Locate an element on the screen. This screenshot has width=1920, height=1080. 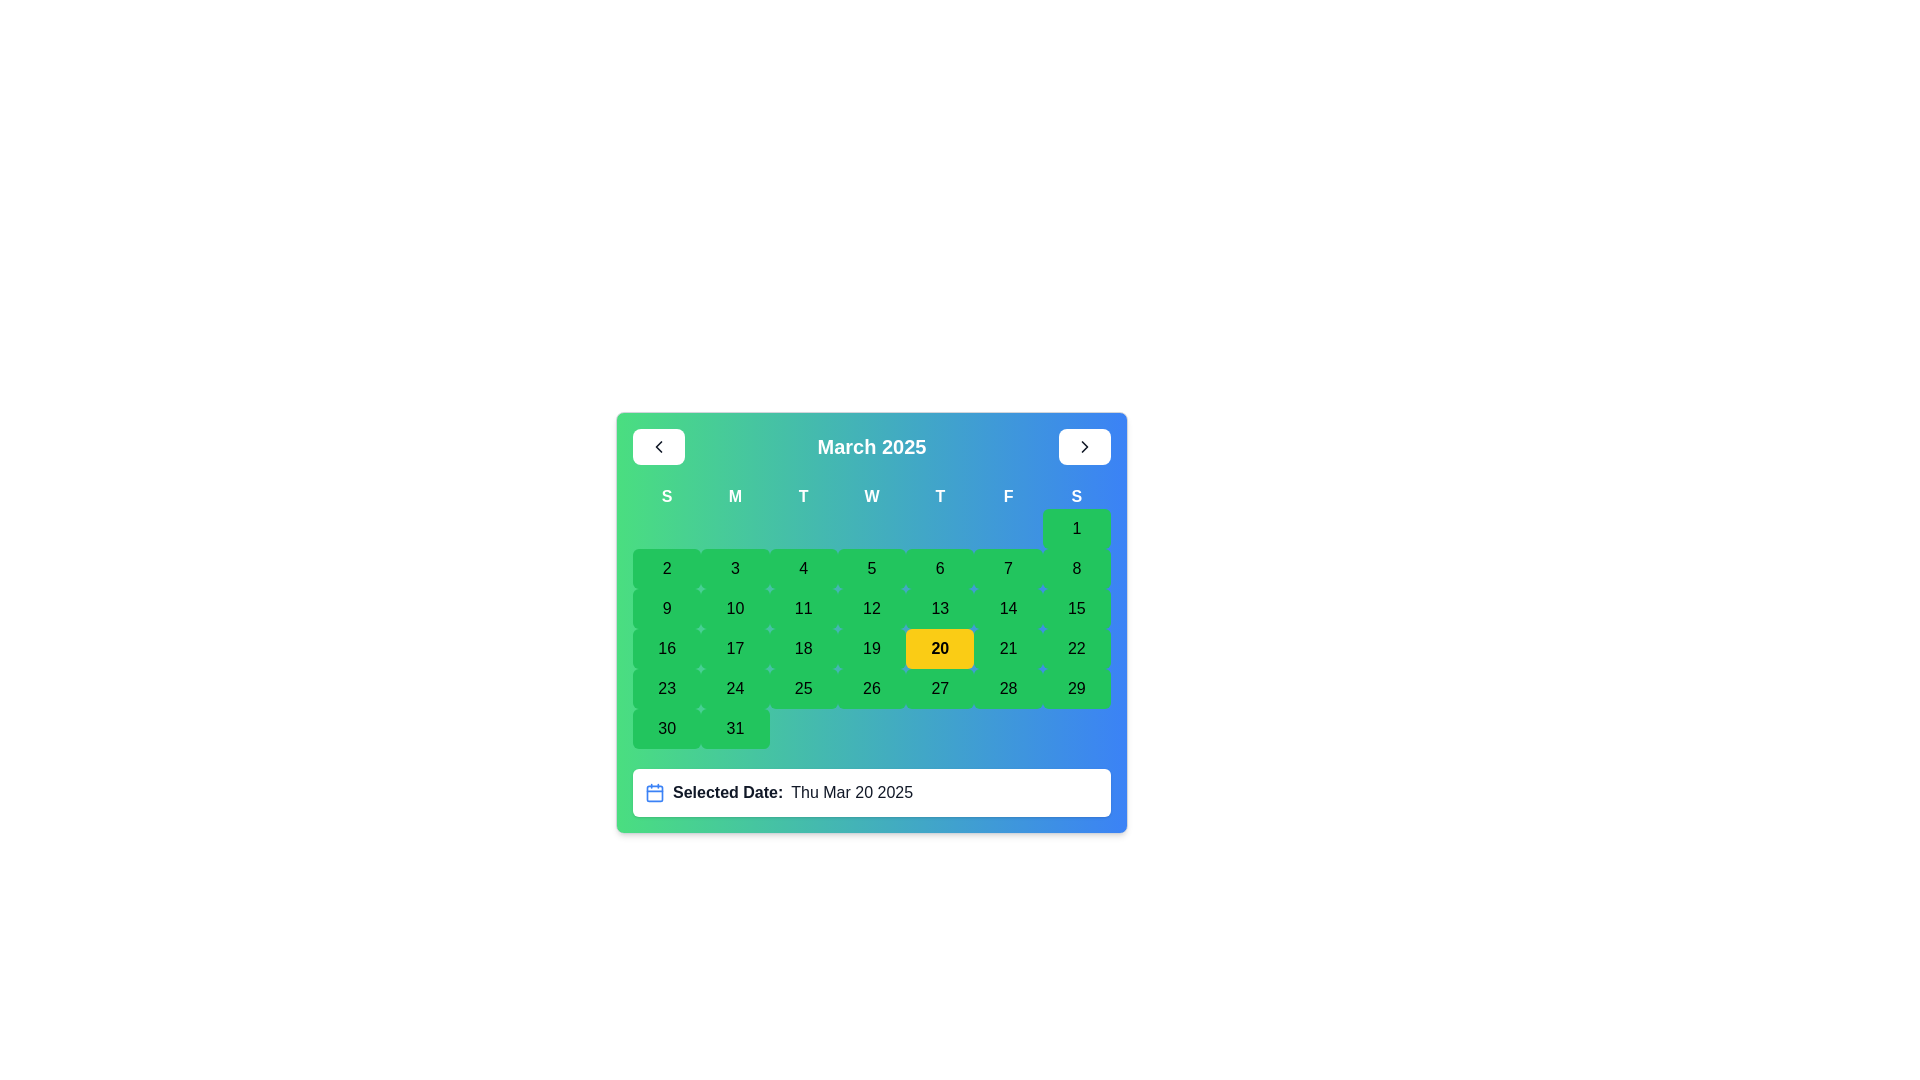
the green button displaying the number '22' in the calendar grid for March 2025 is located at coordinates (1075, 648).